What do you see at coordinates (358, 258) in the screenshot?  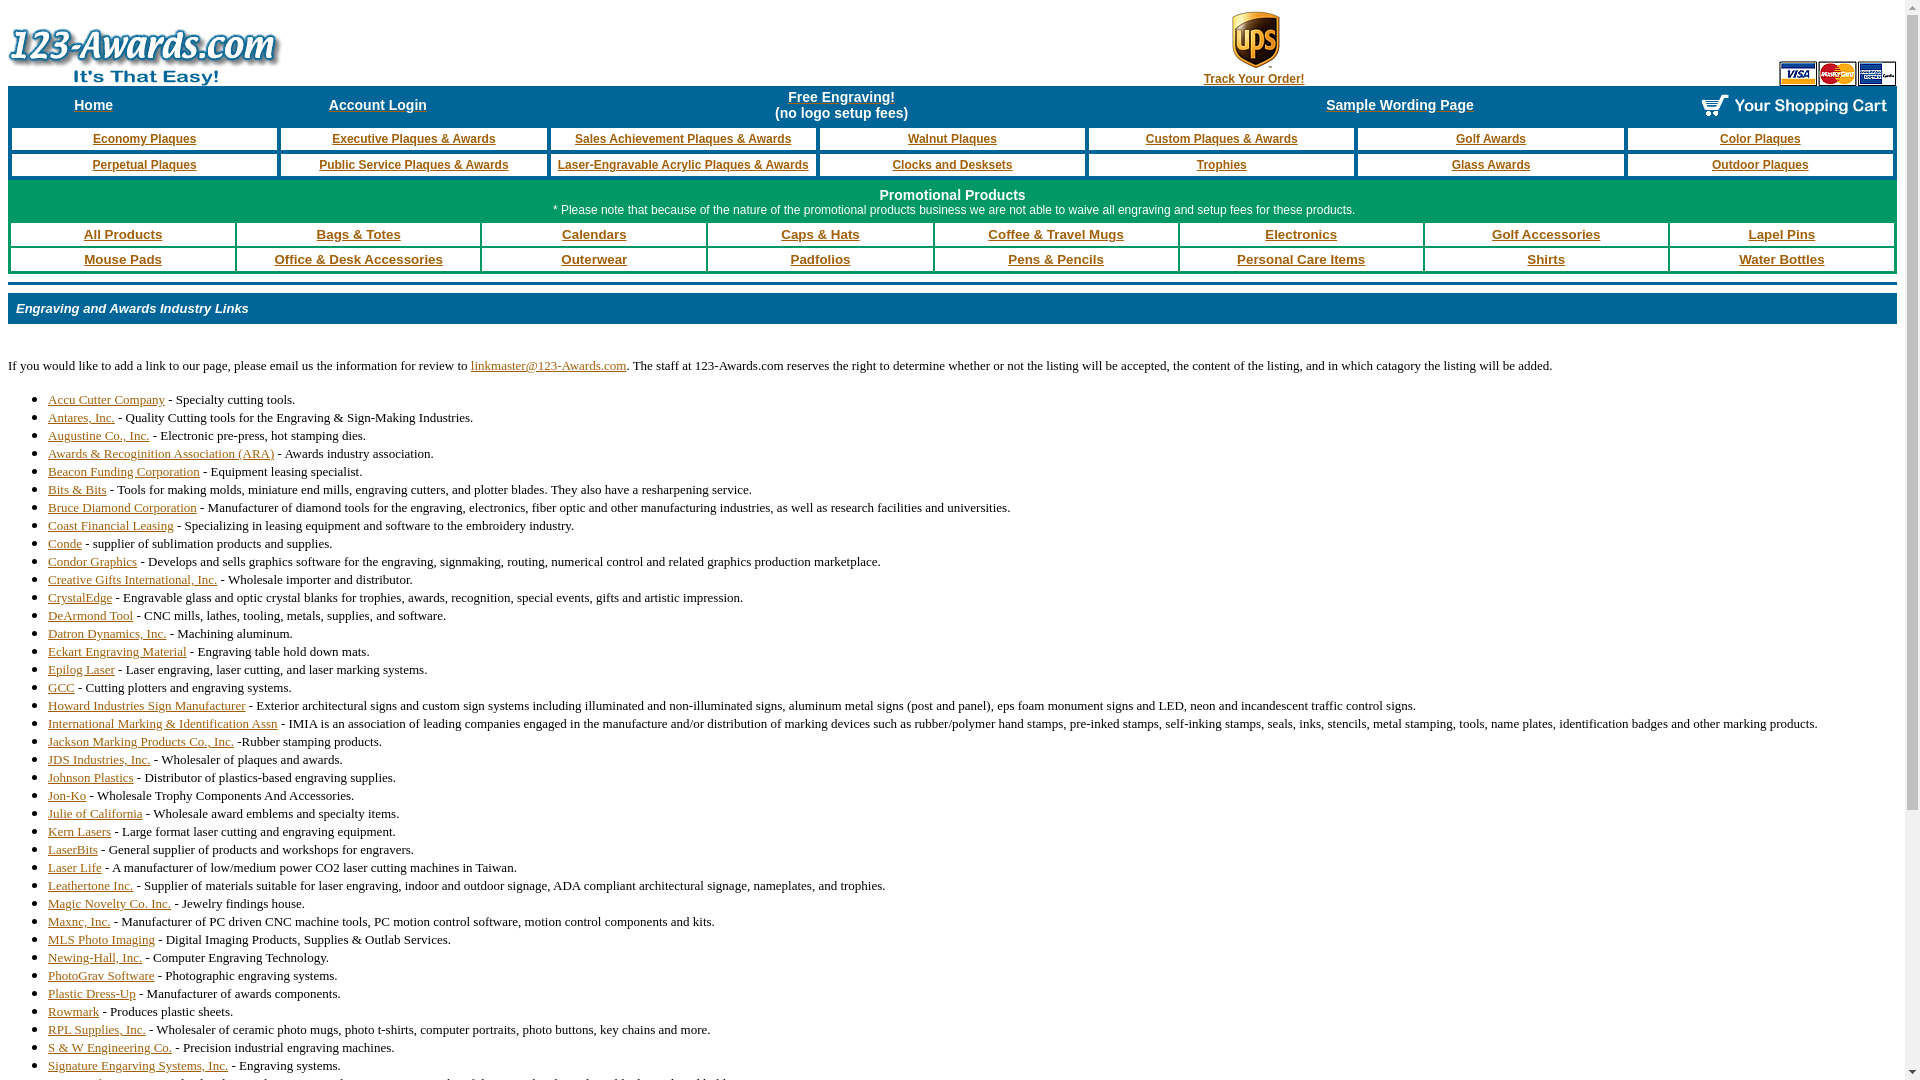 I see `'Office & Desk Accessories'` at bounding box center [358, 258].